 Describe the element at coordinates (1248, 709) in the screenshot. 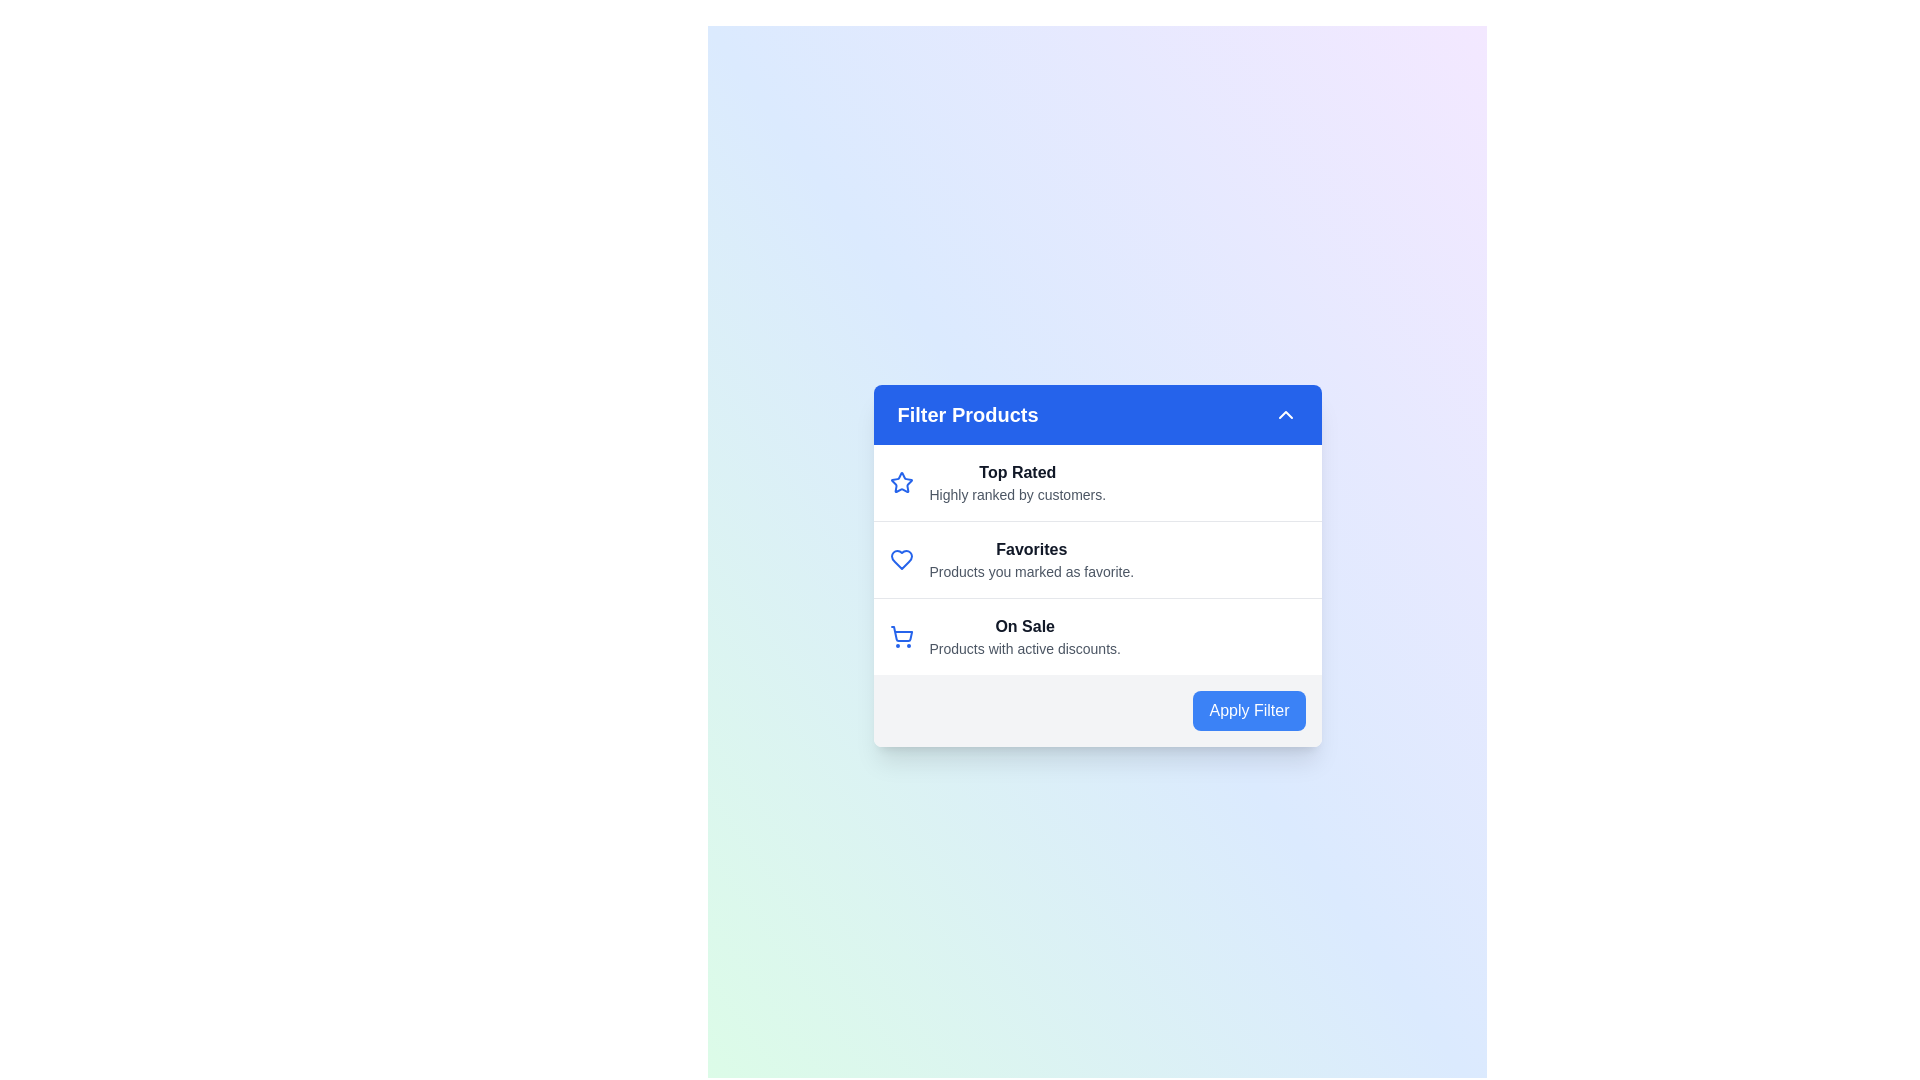

I see `'Apply Filter' button to apply the selected filter` at that location.